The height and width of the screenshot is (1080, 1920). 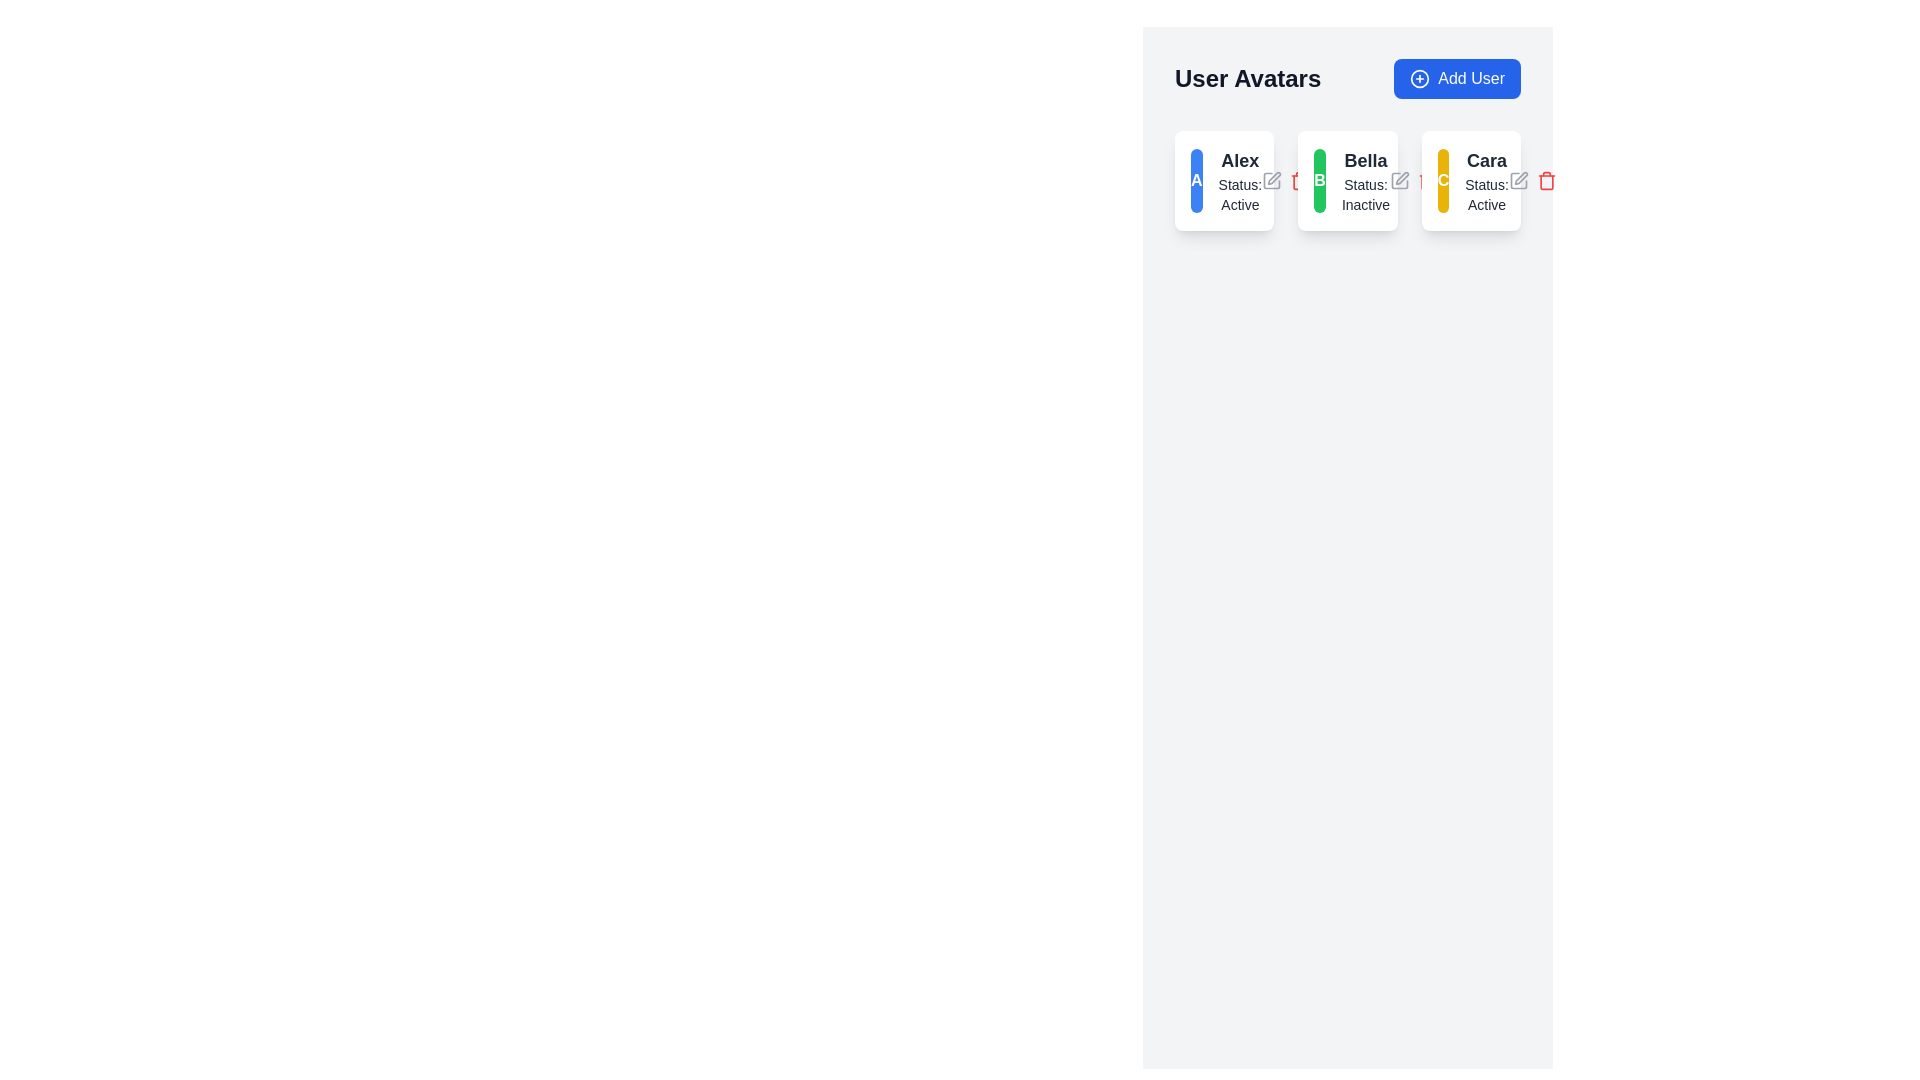 I want to click on the trash bin icon button in the top-right corner of the 'Cara' card, so click(x=1545, y=181).